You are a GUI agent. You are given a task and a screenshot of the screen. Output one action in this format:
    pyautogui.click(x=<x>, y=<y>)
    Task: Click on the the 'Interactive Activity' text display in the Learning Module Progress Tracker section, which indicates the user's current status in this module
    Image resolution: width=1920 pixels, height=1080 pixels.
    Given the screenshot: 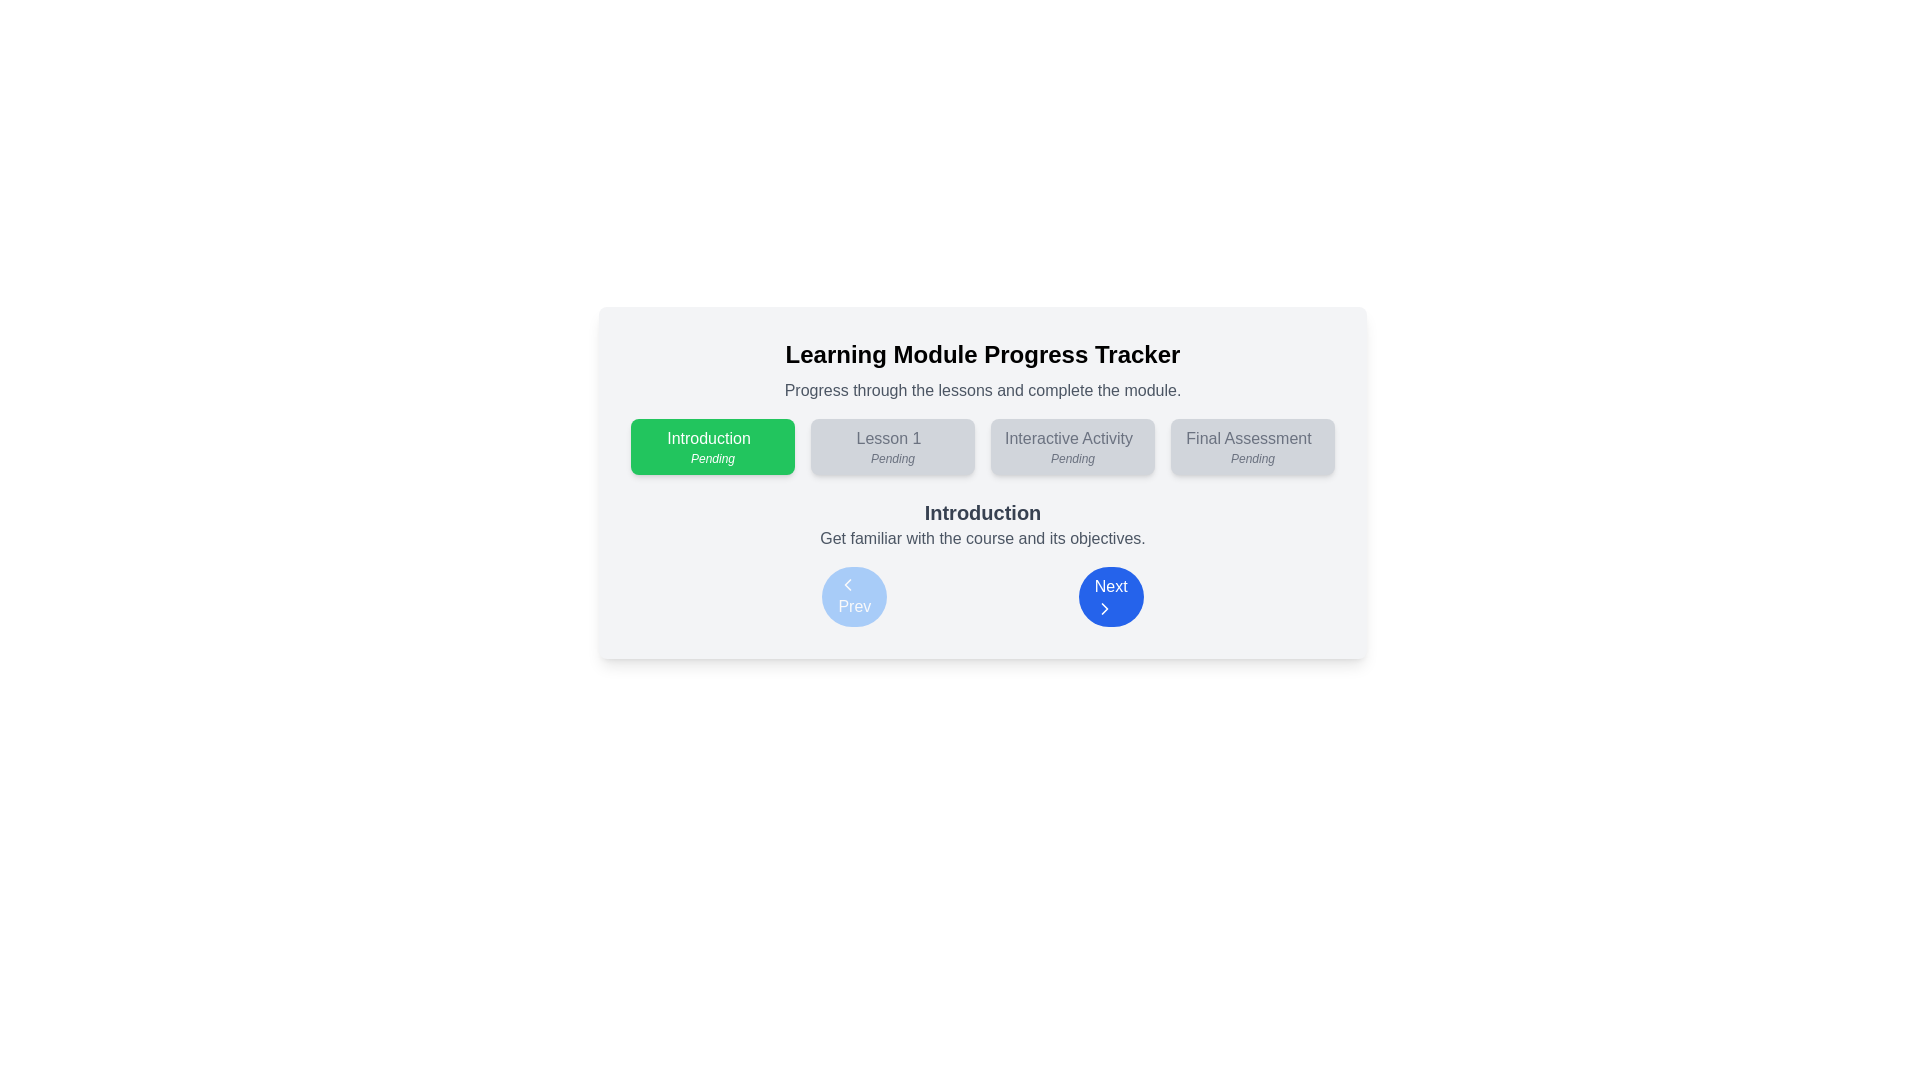 What is the action you would take?
    pyautogui.click(x=1068, y=438)
    